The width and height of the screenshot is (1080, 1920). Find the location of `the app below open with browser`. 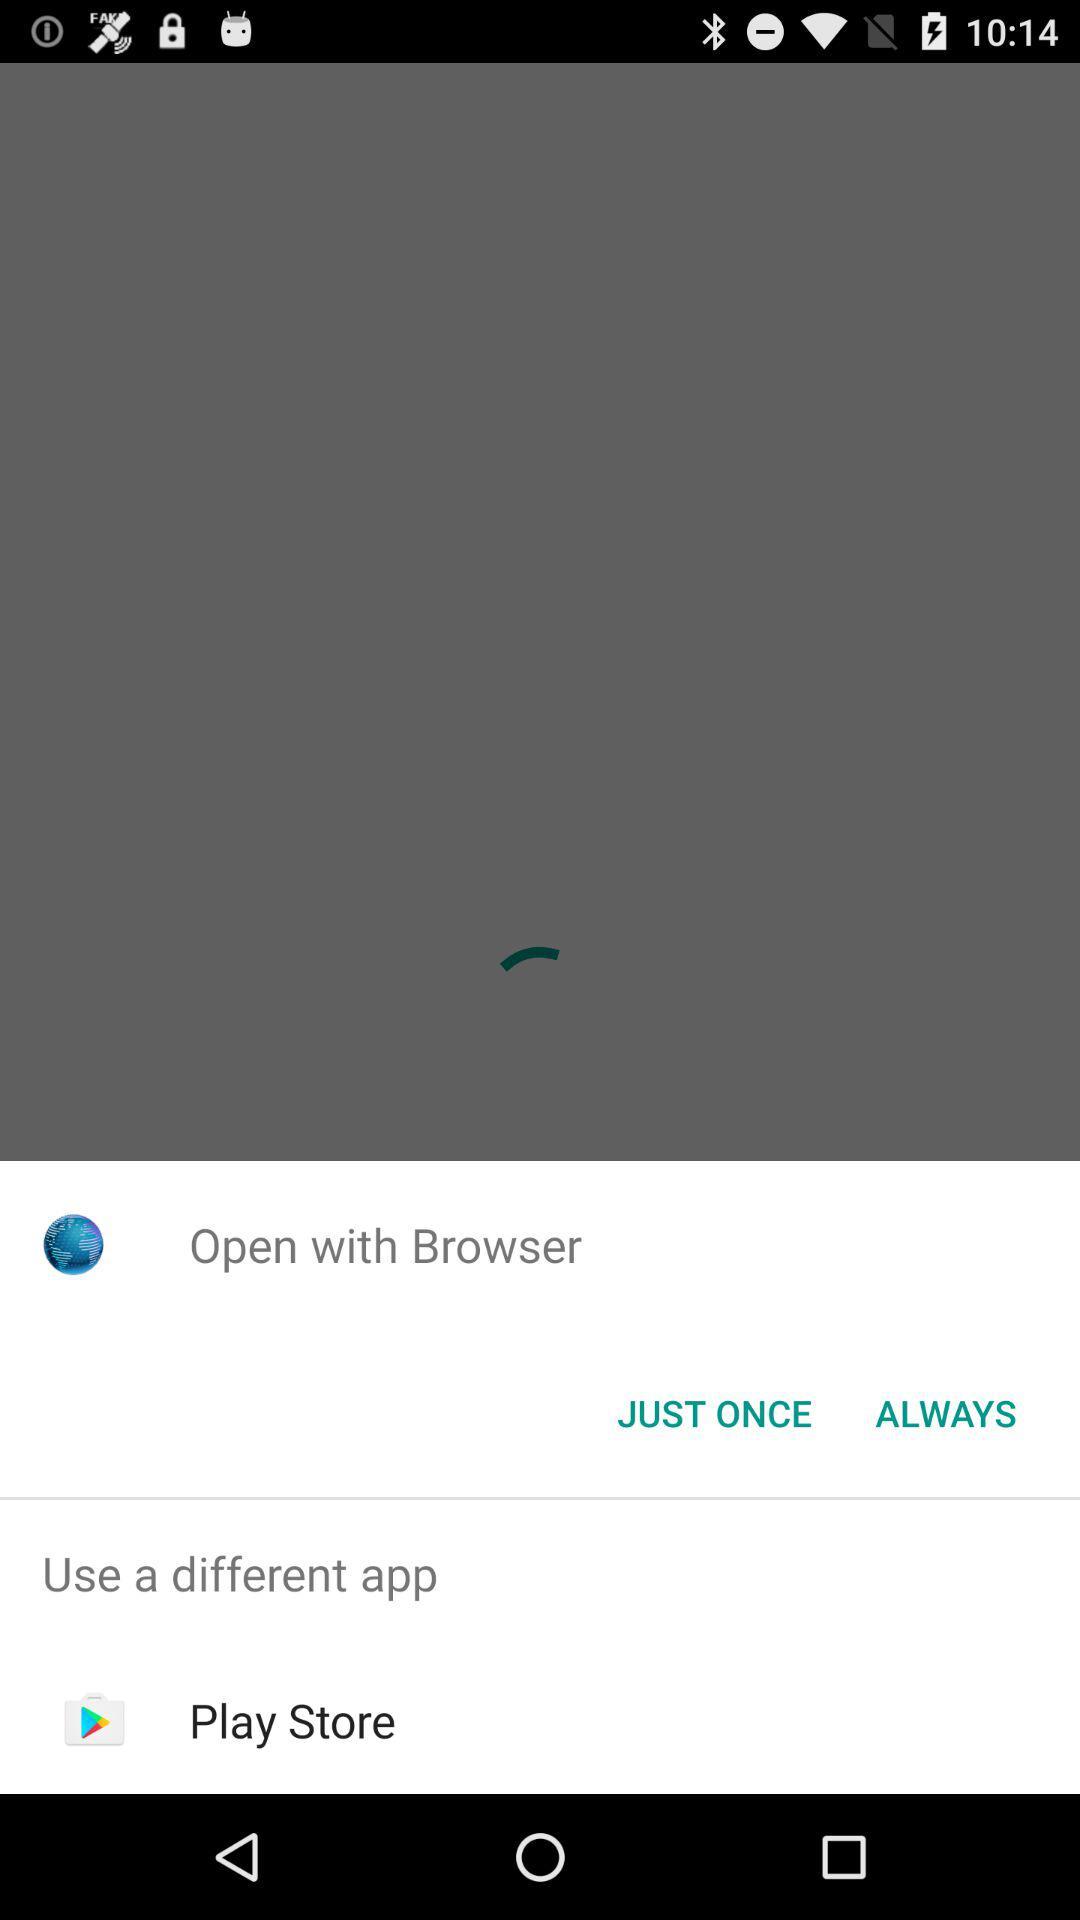

the app below open with browser is located at coordinates (945, 1411).